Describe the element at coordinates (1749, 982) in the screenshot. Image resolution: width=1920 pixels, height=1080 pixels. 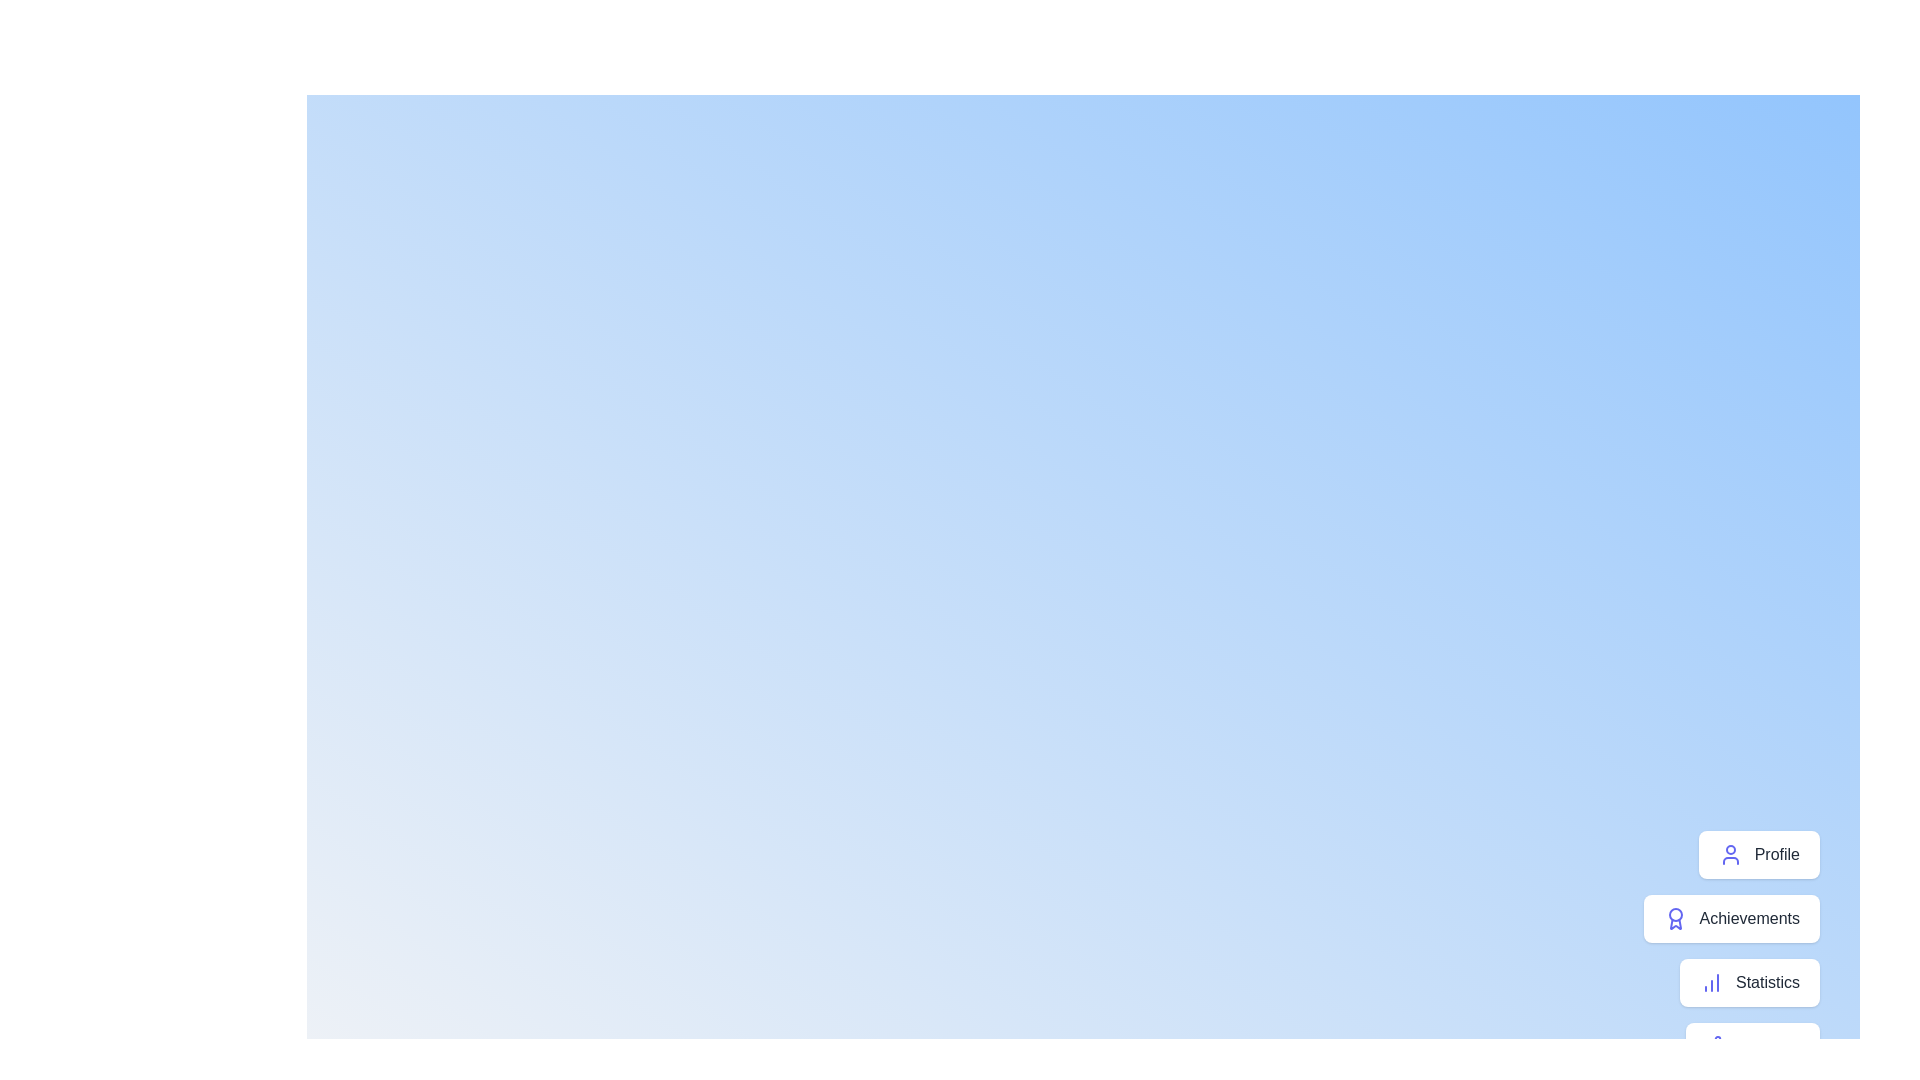
I see `the 'Statistics' button to select it` at that location.